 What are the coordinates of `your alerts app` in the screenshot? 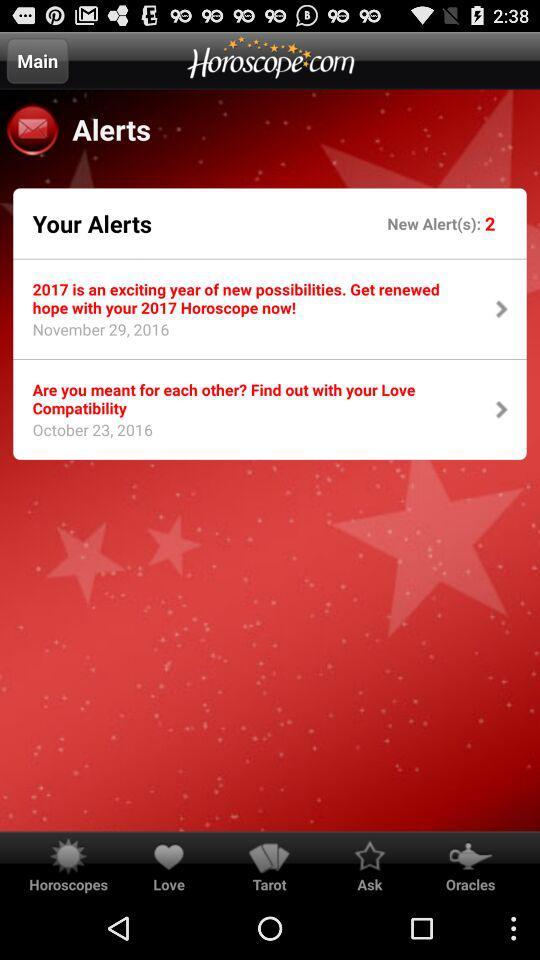 It's located at (91, 223).